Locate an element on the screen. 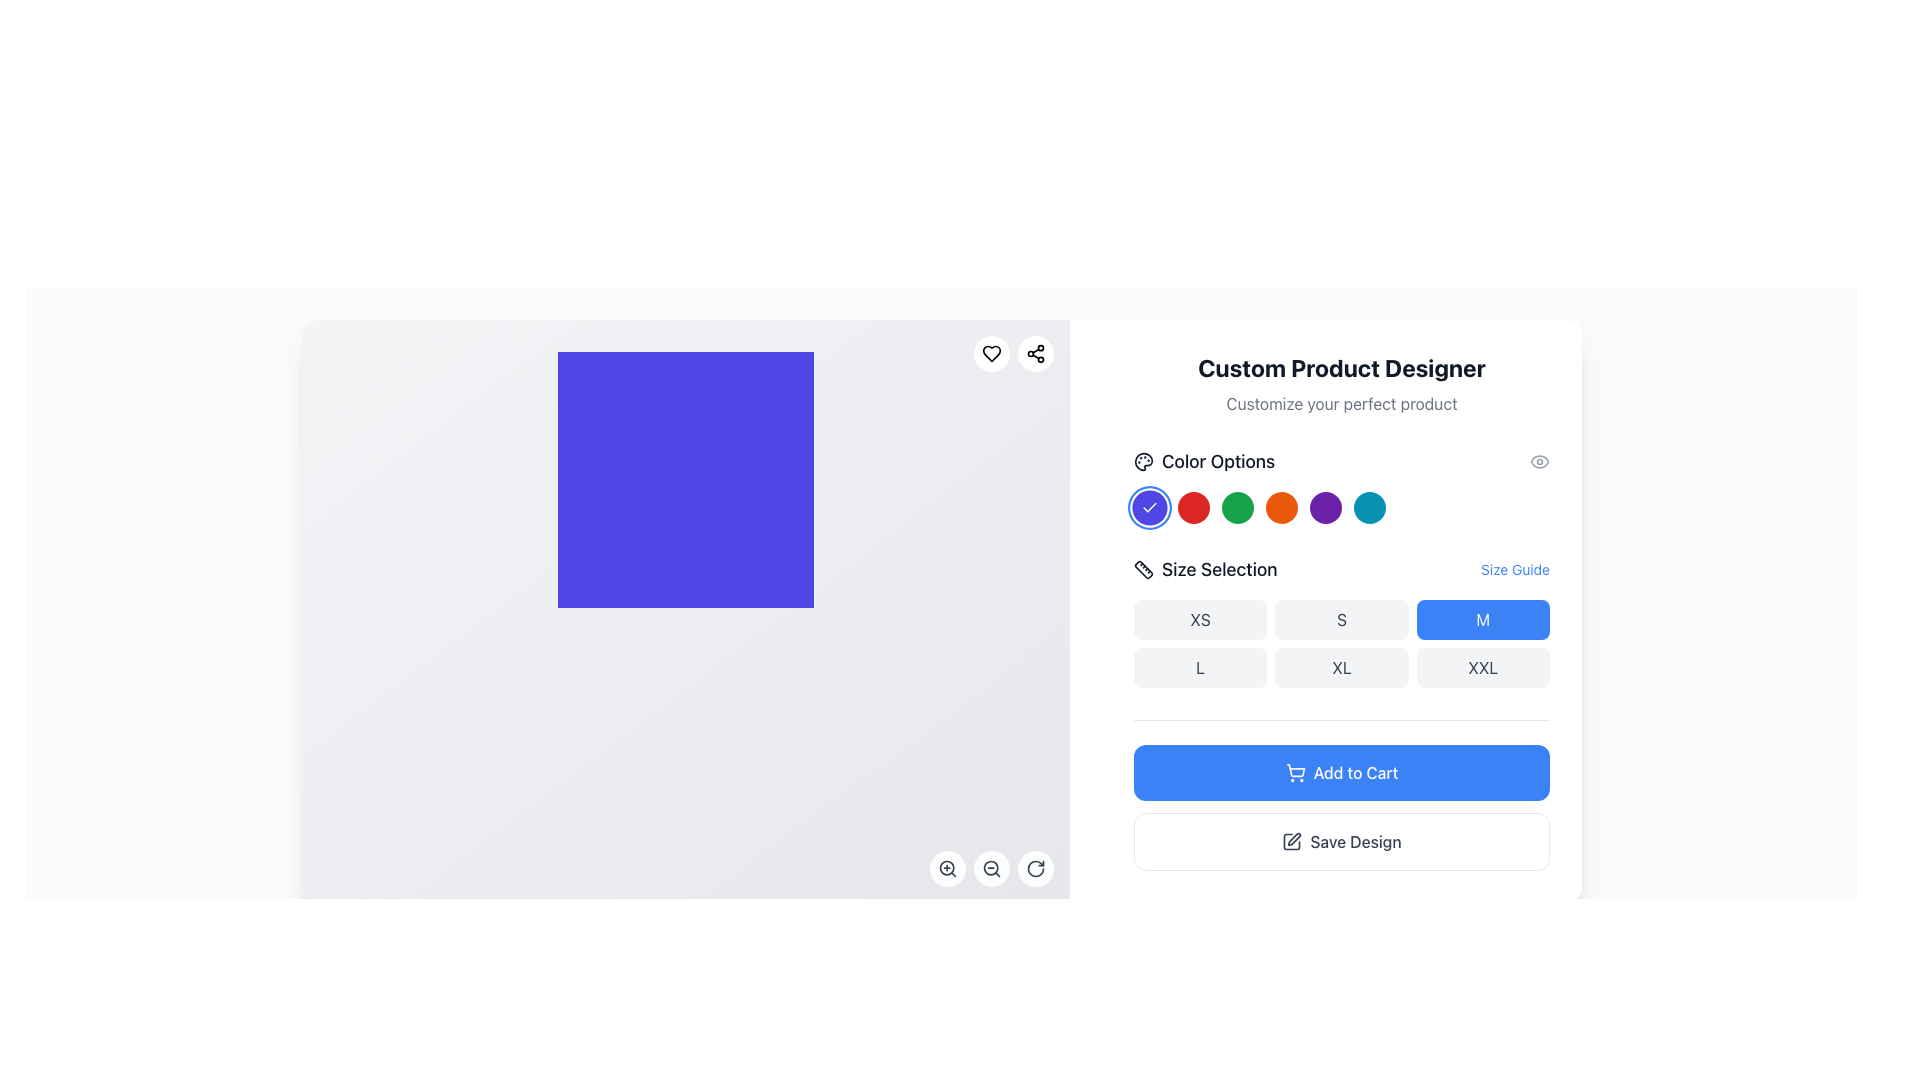  the circular icon button with a clockwise arrow design located at the bottom-right corner of the canvas to rotate it clockwise is located at coordinates (1036, 867).